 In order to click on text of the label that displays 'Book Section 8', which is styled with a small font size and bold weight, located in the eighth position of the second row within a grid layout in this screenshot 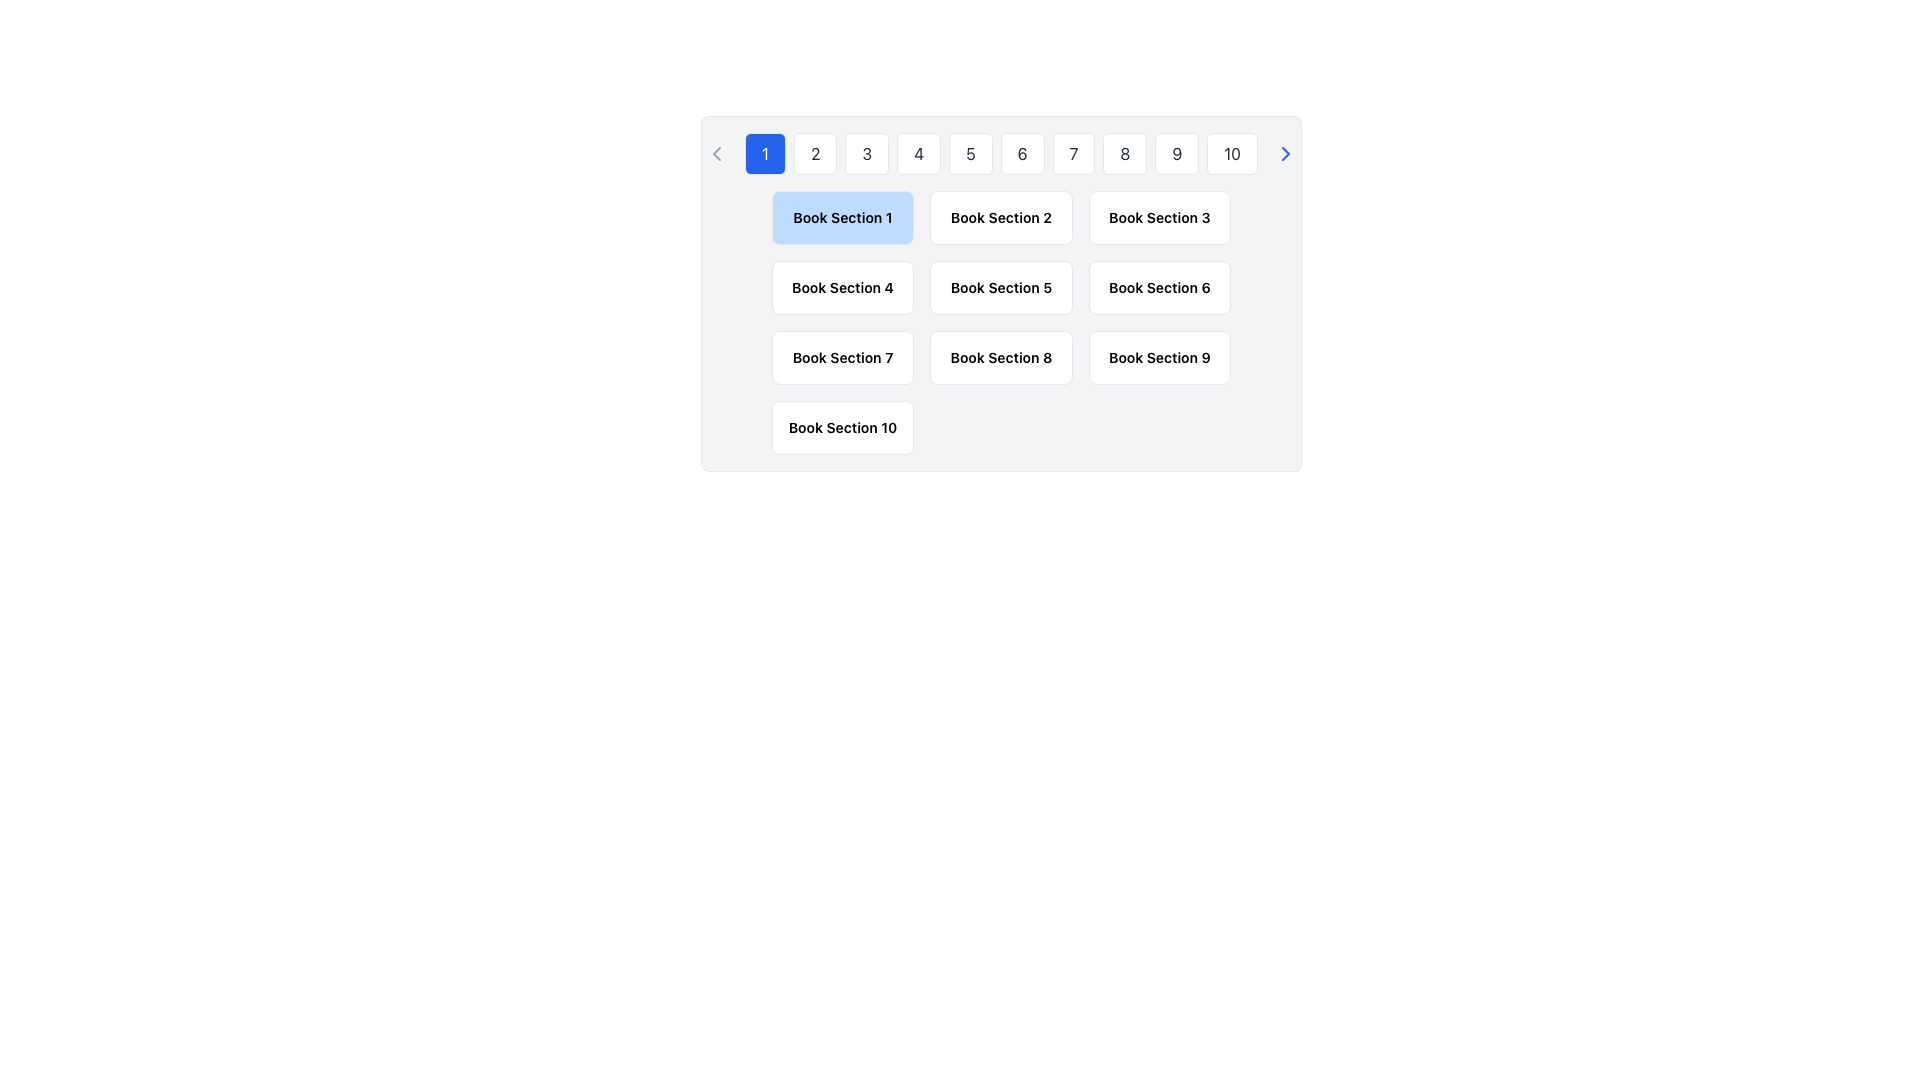, I will do `click(1001, 357)`.